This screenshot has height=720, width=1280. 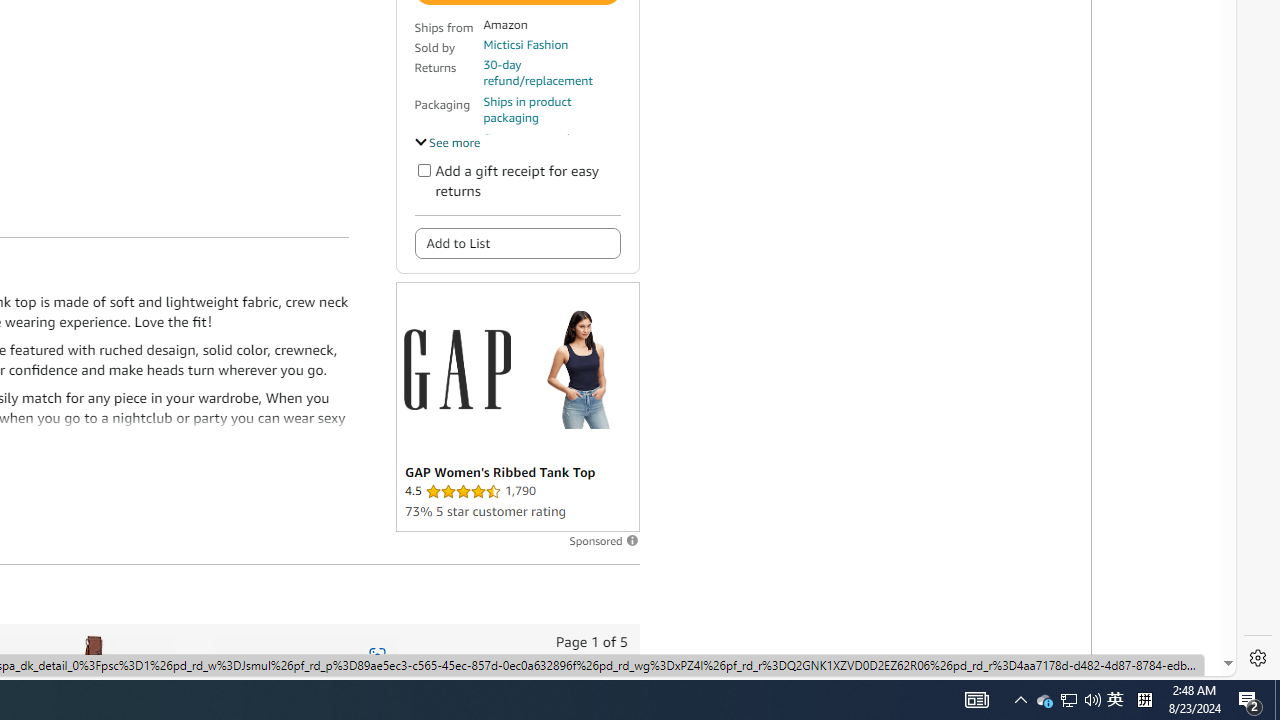 I want to click on 'Add to List', so click(x=517, y=242).